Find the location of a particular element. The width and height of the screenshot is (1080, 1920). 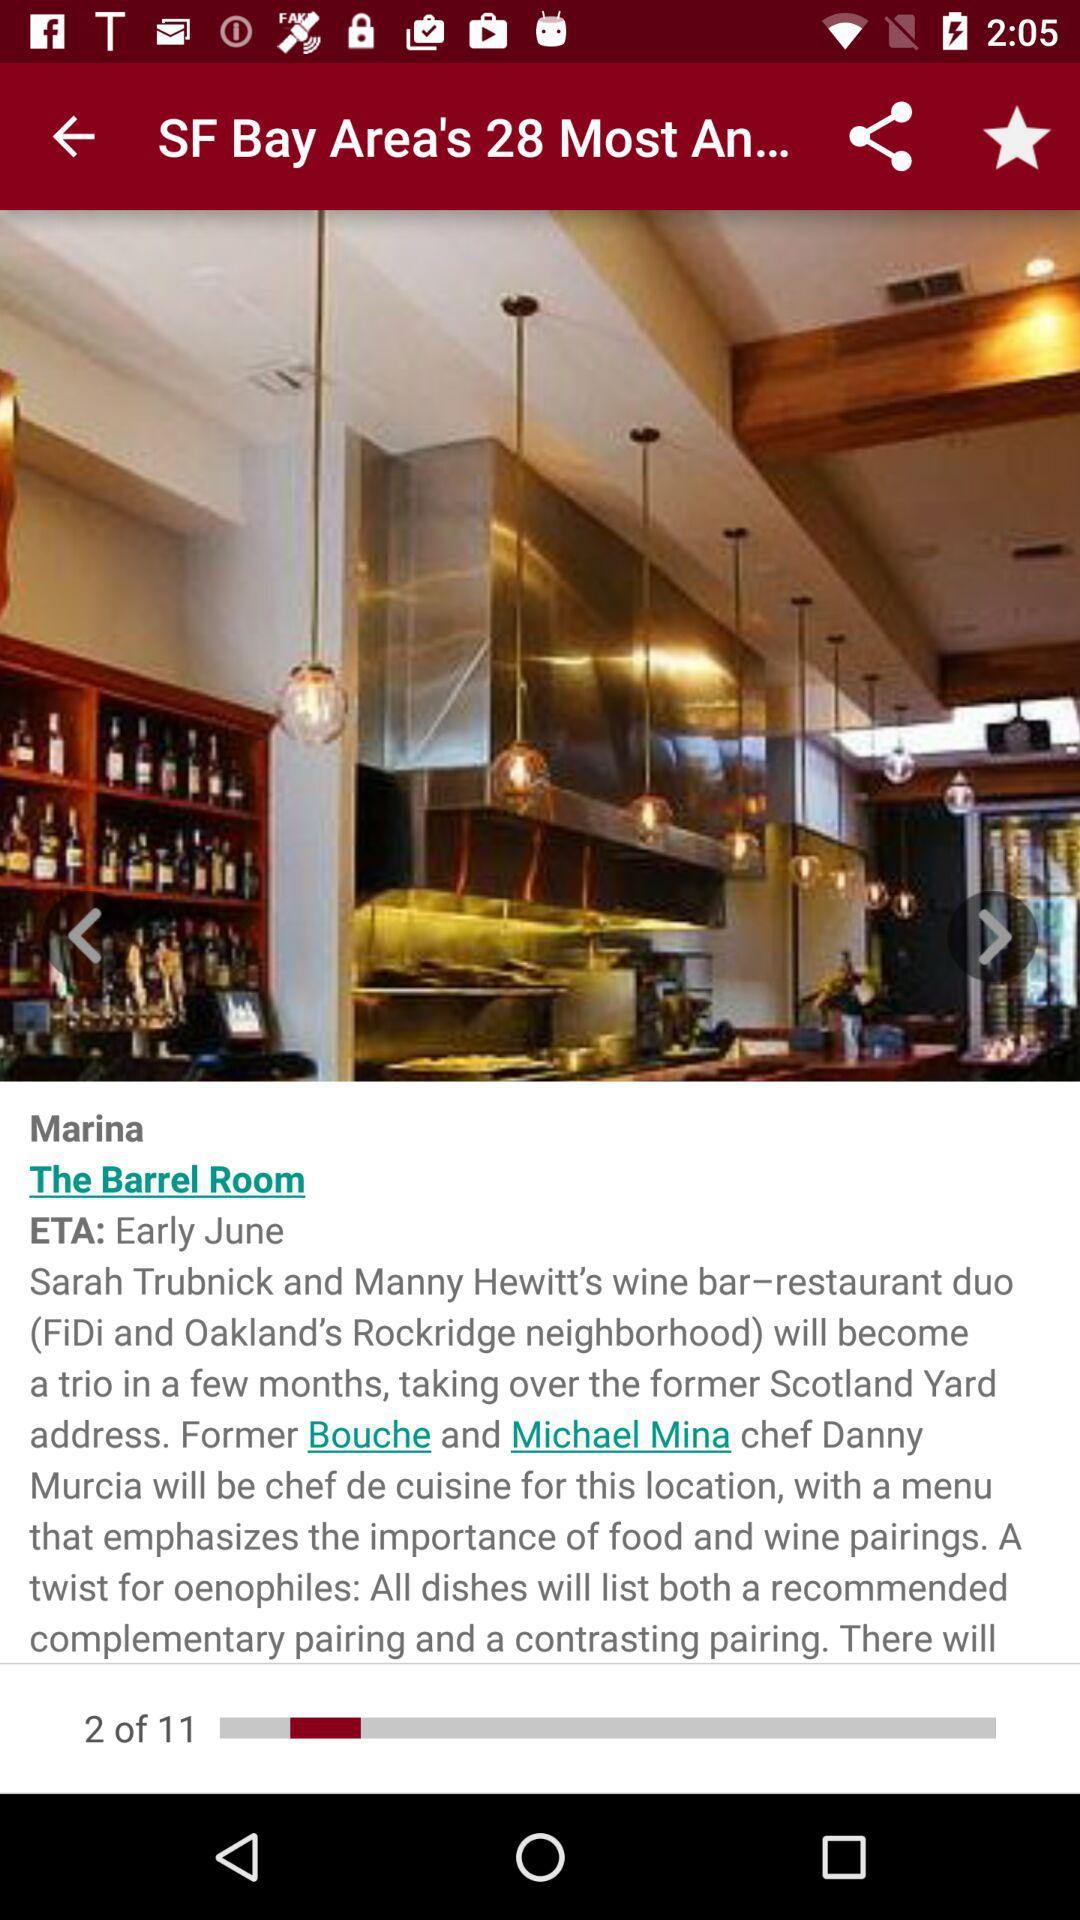

app to the left of sf bay area app is located at coordinates (72, 135).